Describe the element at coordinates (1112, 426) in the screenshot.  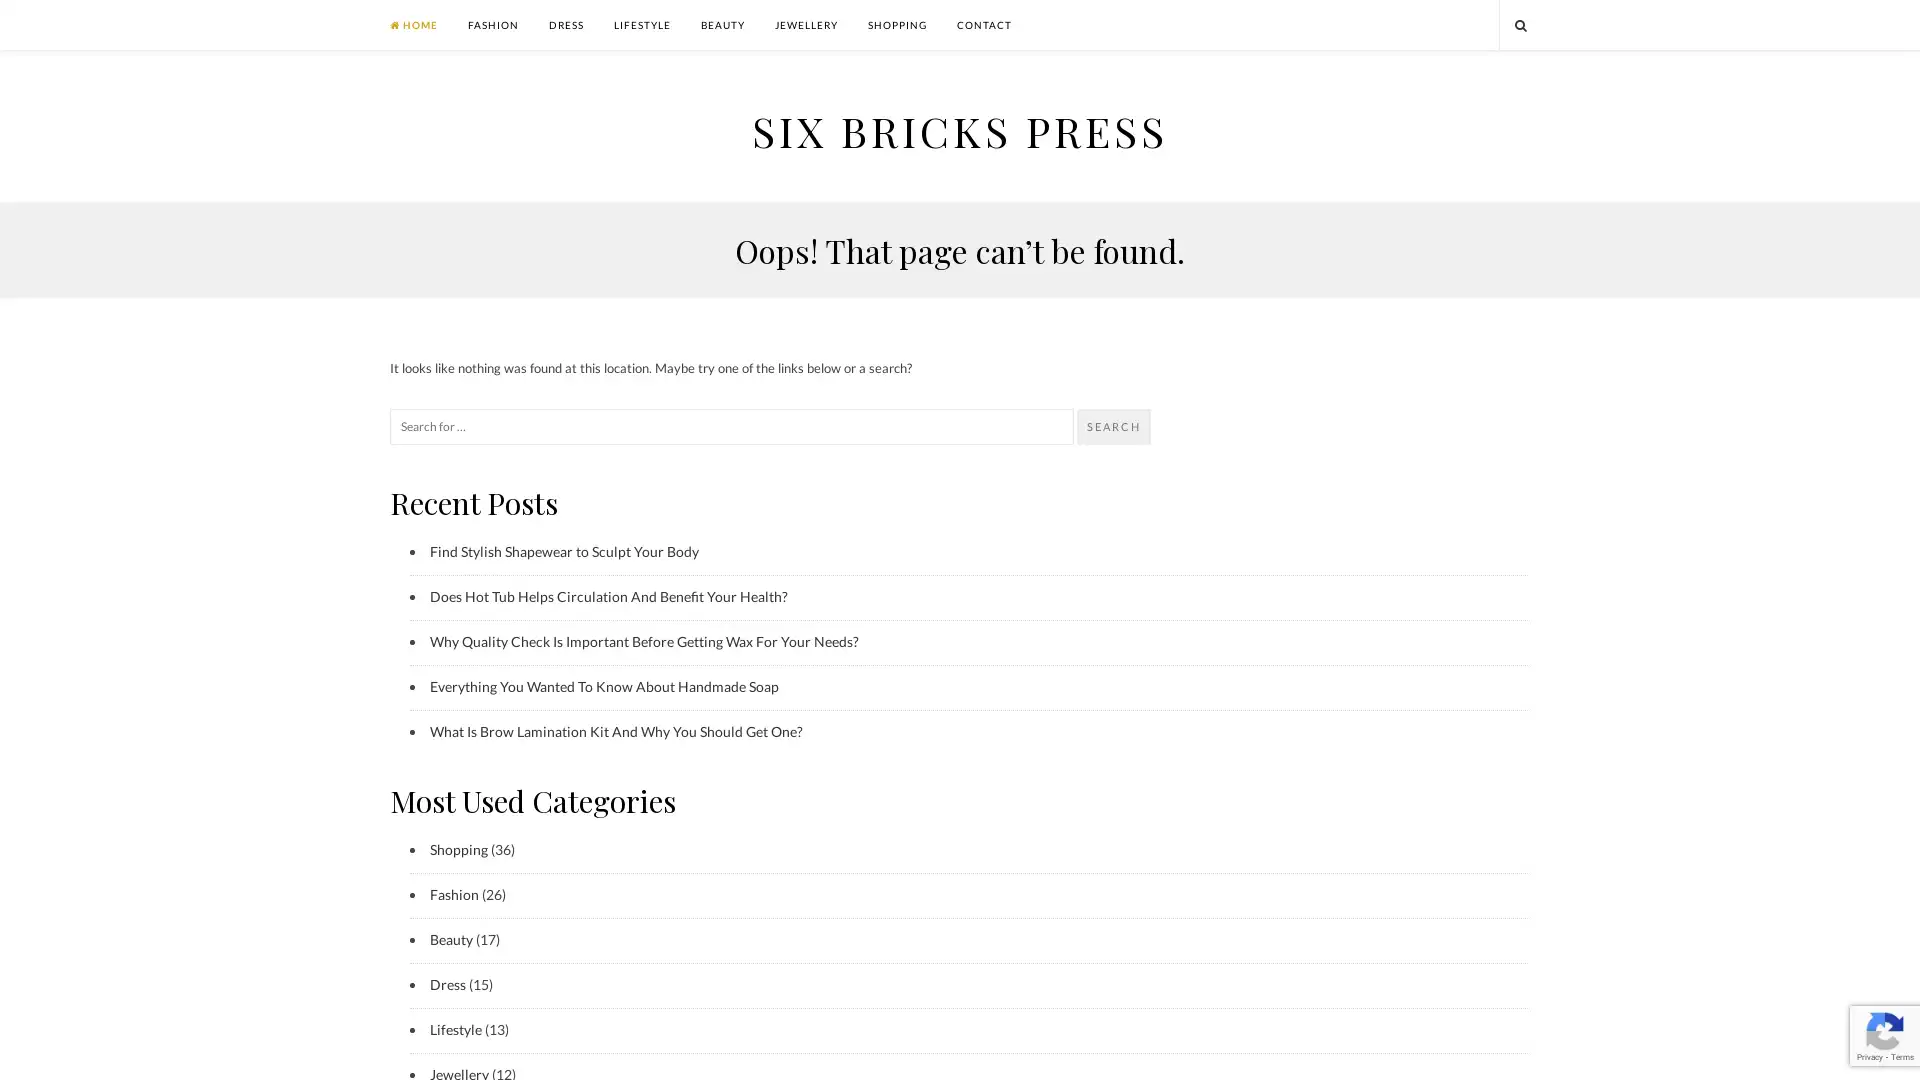
I see `SEARCH` at that location.